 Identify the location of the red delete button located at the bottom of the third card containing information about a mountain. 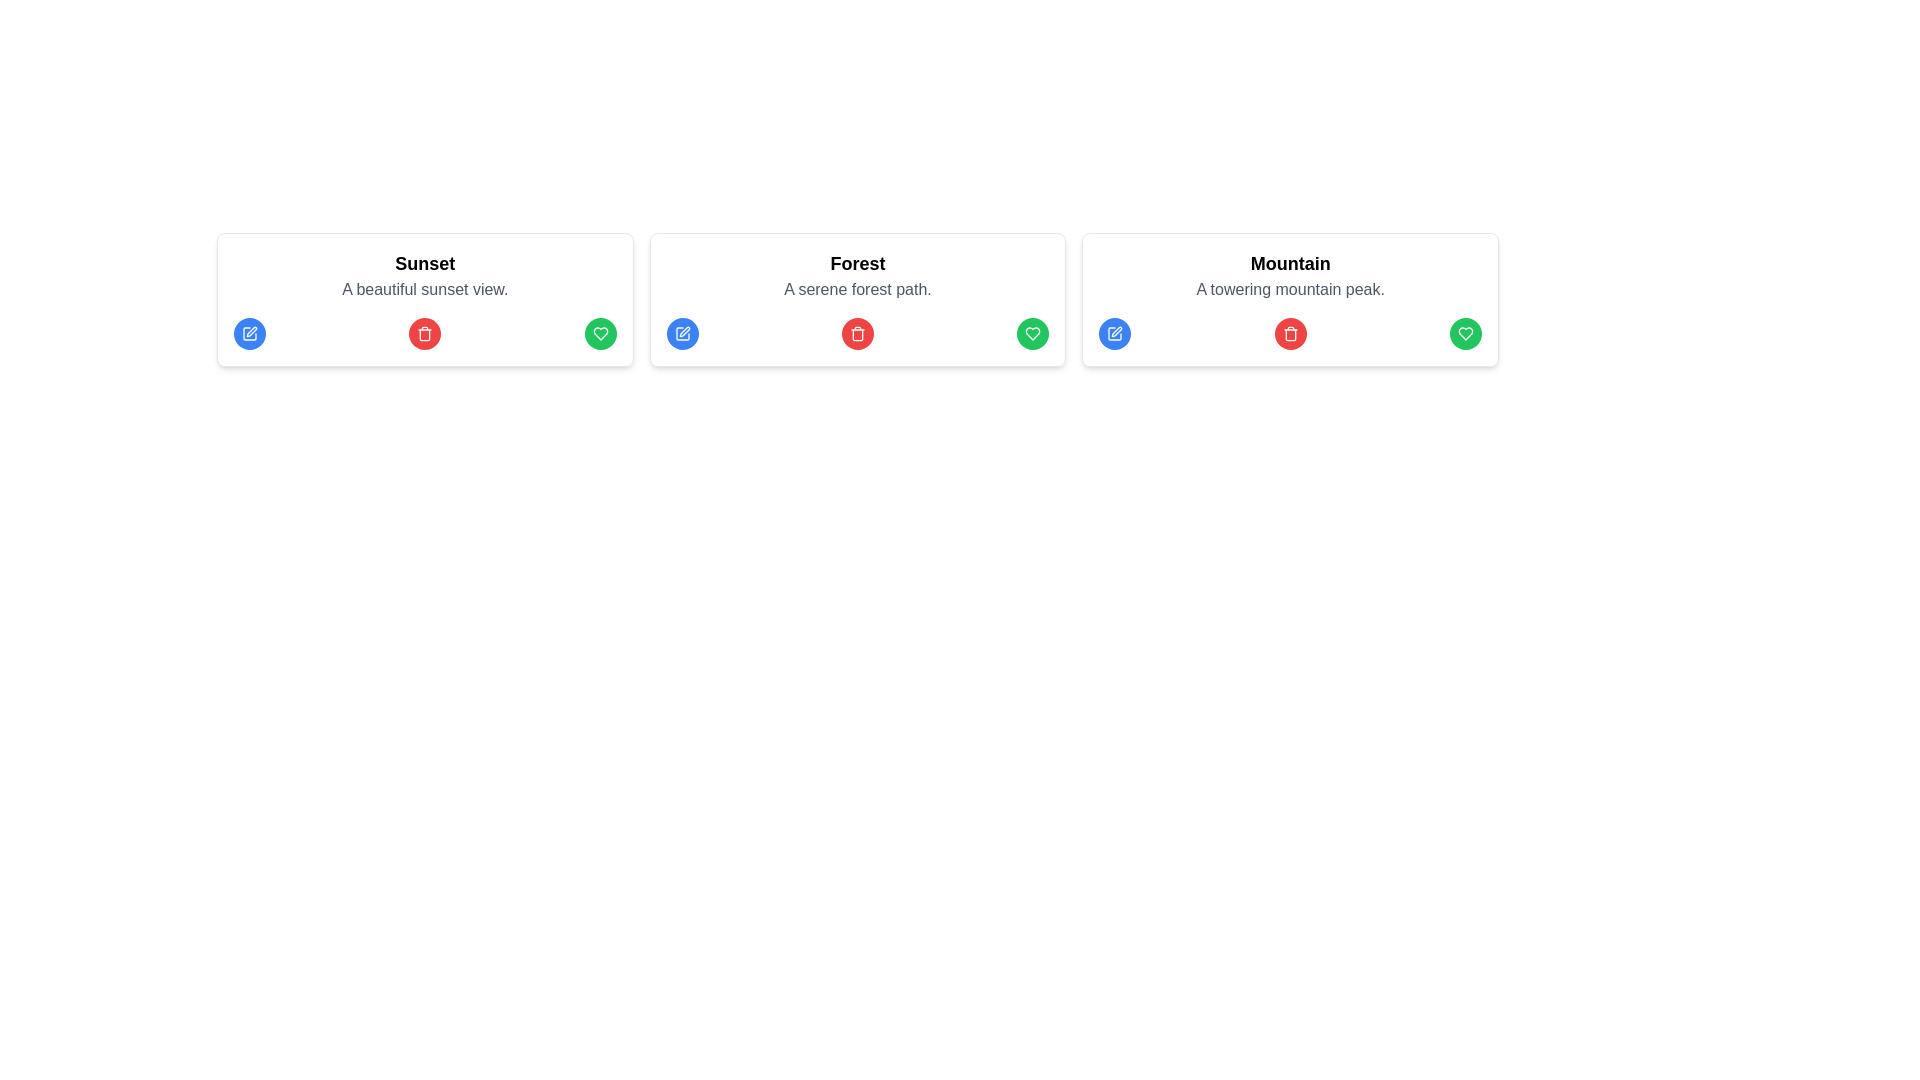
(1290, 300).